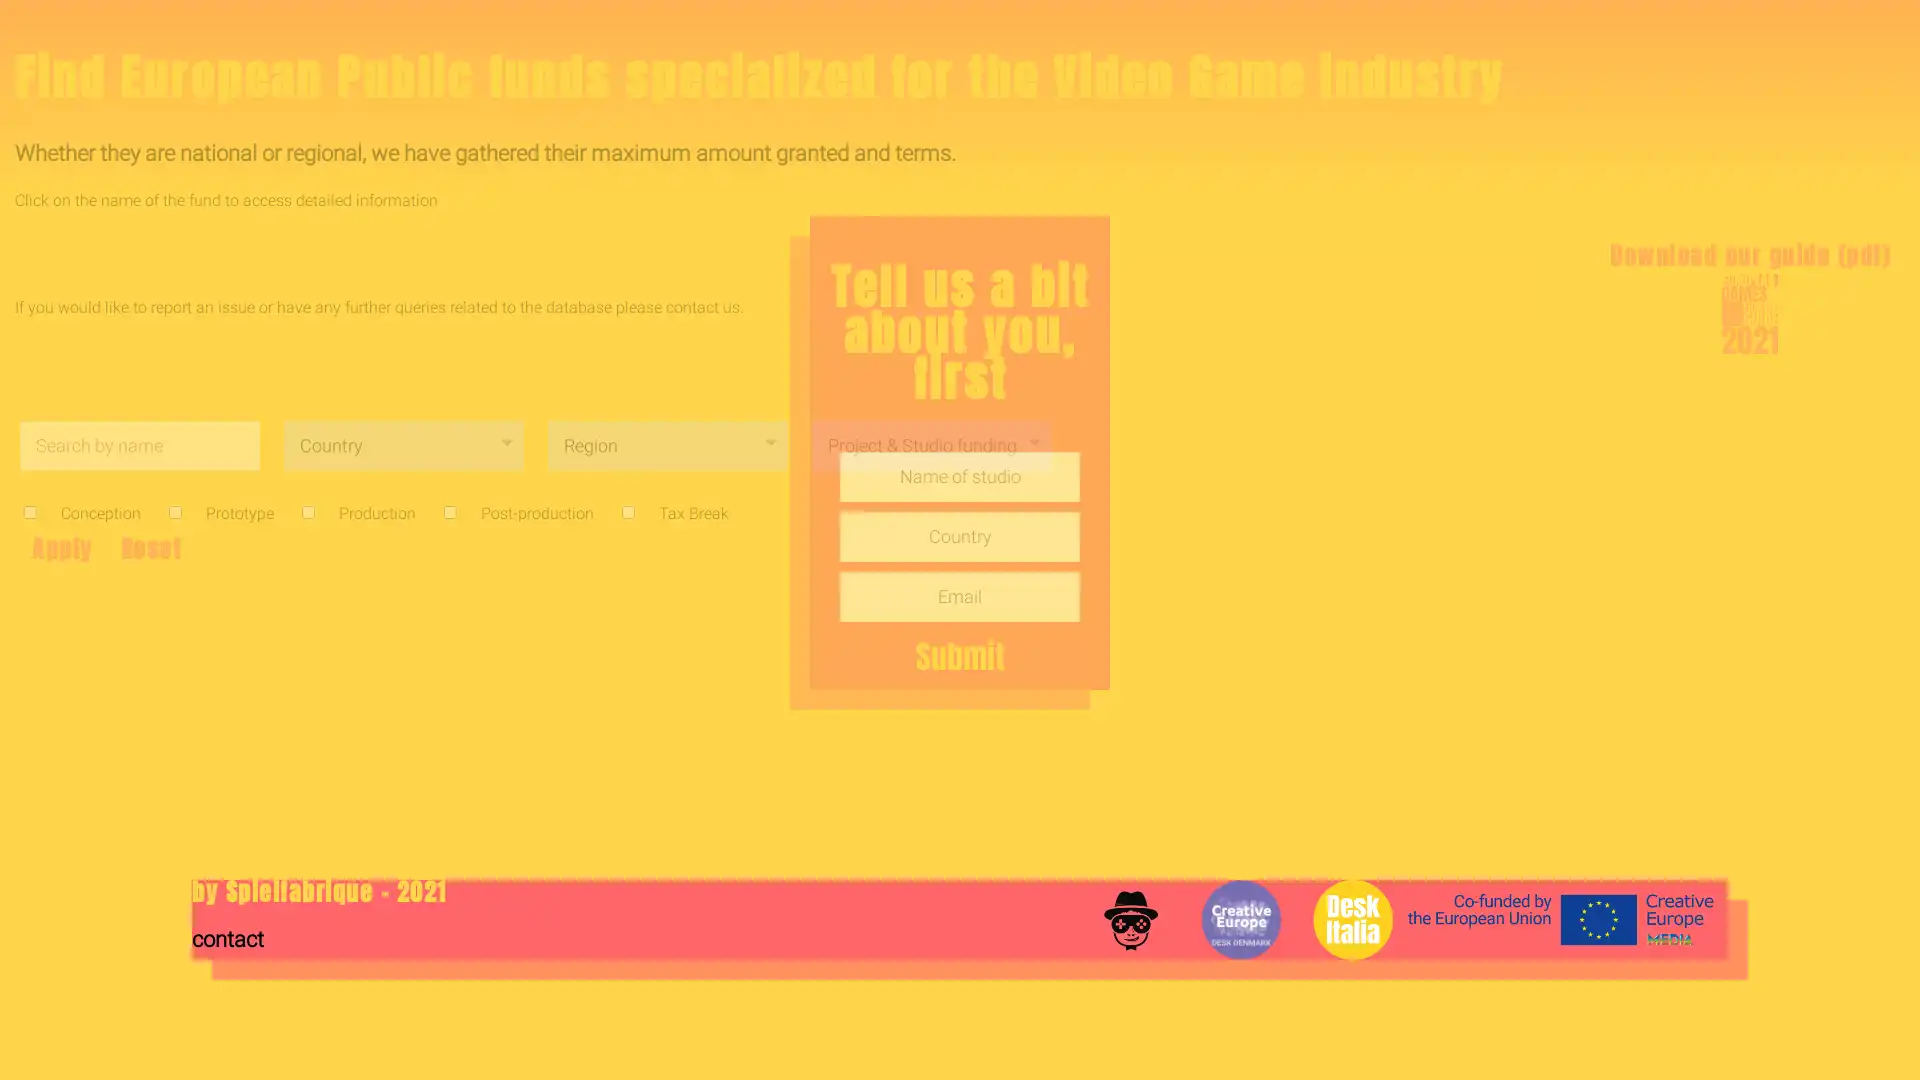  I want to click on Apply, so click(62, 548).